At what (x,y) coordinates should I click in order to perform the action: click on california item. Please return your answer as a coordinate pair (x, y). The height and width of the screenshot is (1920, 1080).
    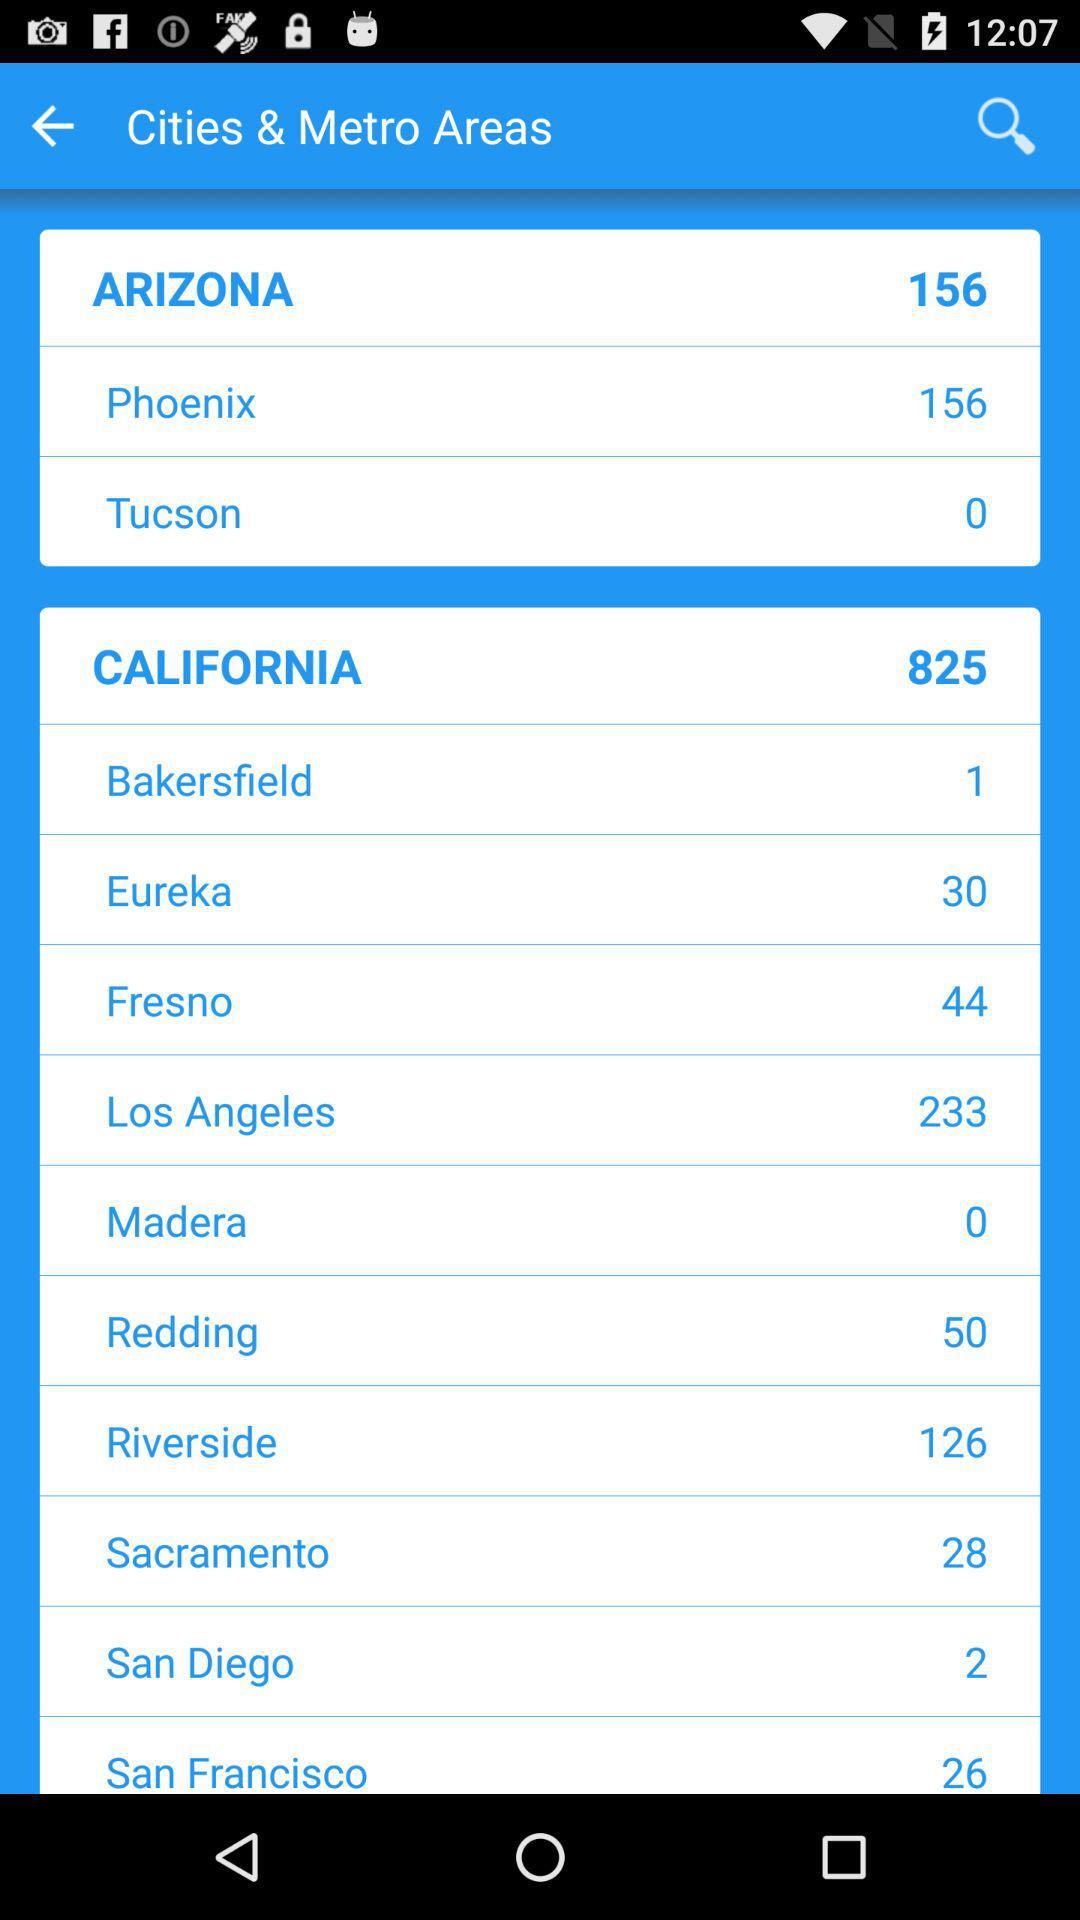
    Looking at the image, I should click on (407, 665).